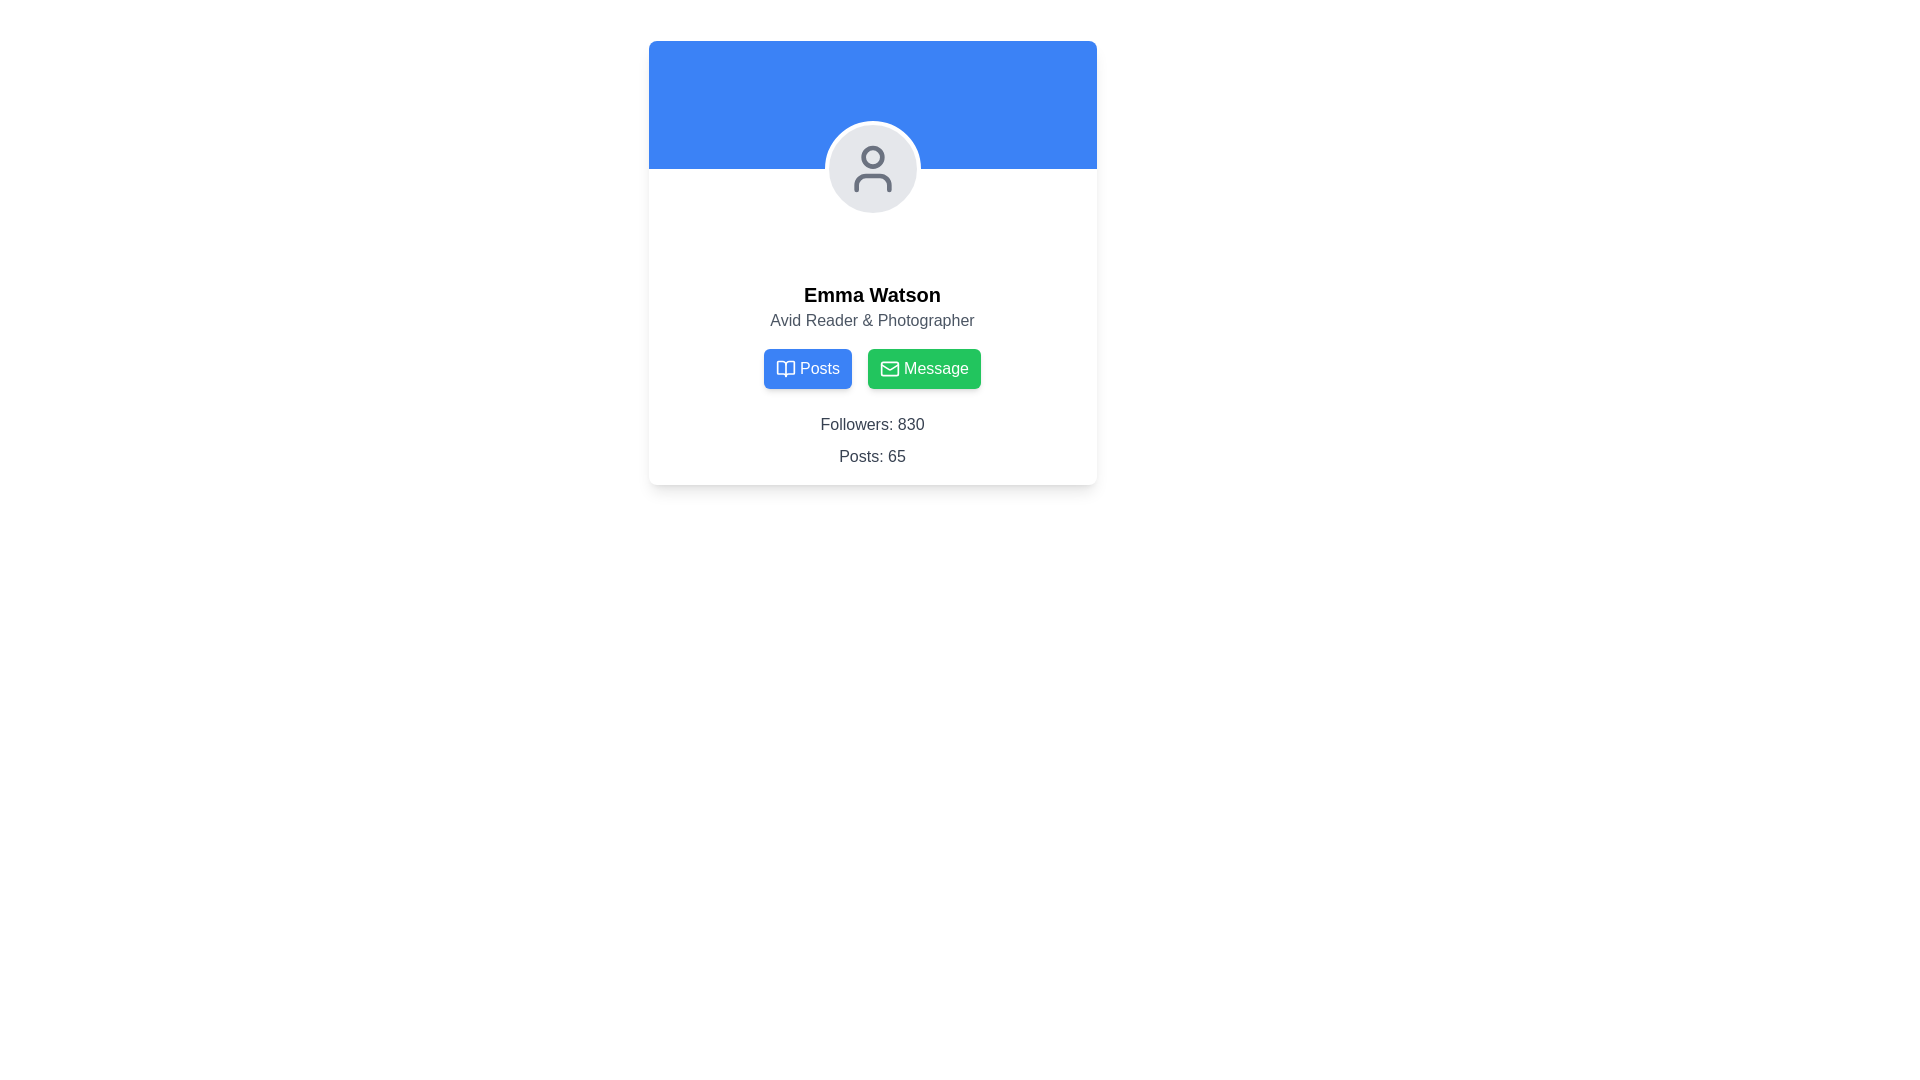 This screenshot has height=1080, width=1920. Describe the element at coordinates (872, 374) in the screenshot. I see `the 'Posts' and 'Message' buttons within the Profile Information Section for the individual named 'Emma Watson'` at that location.